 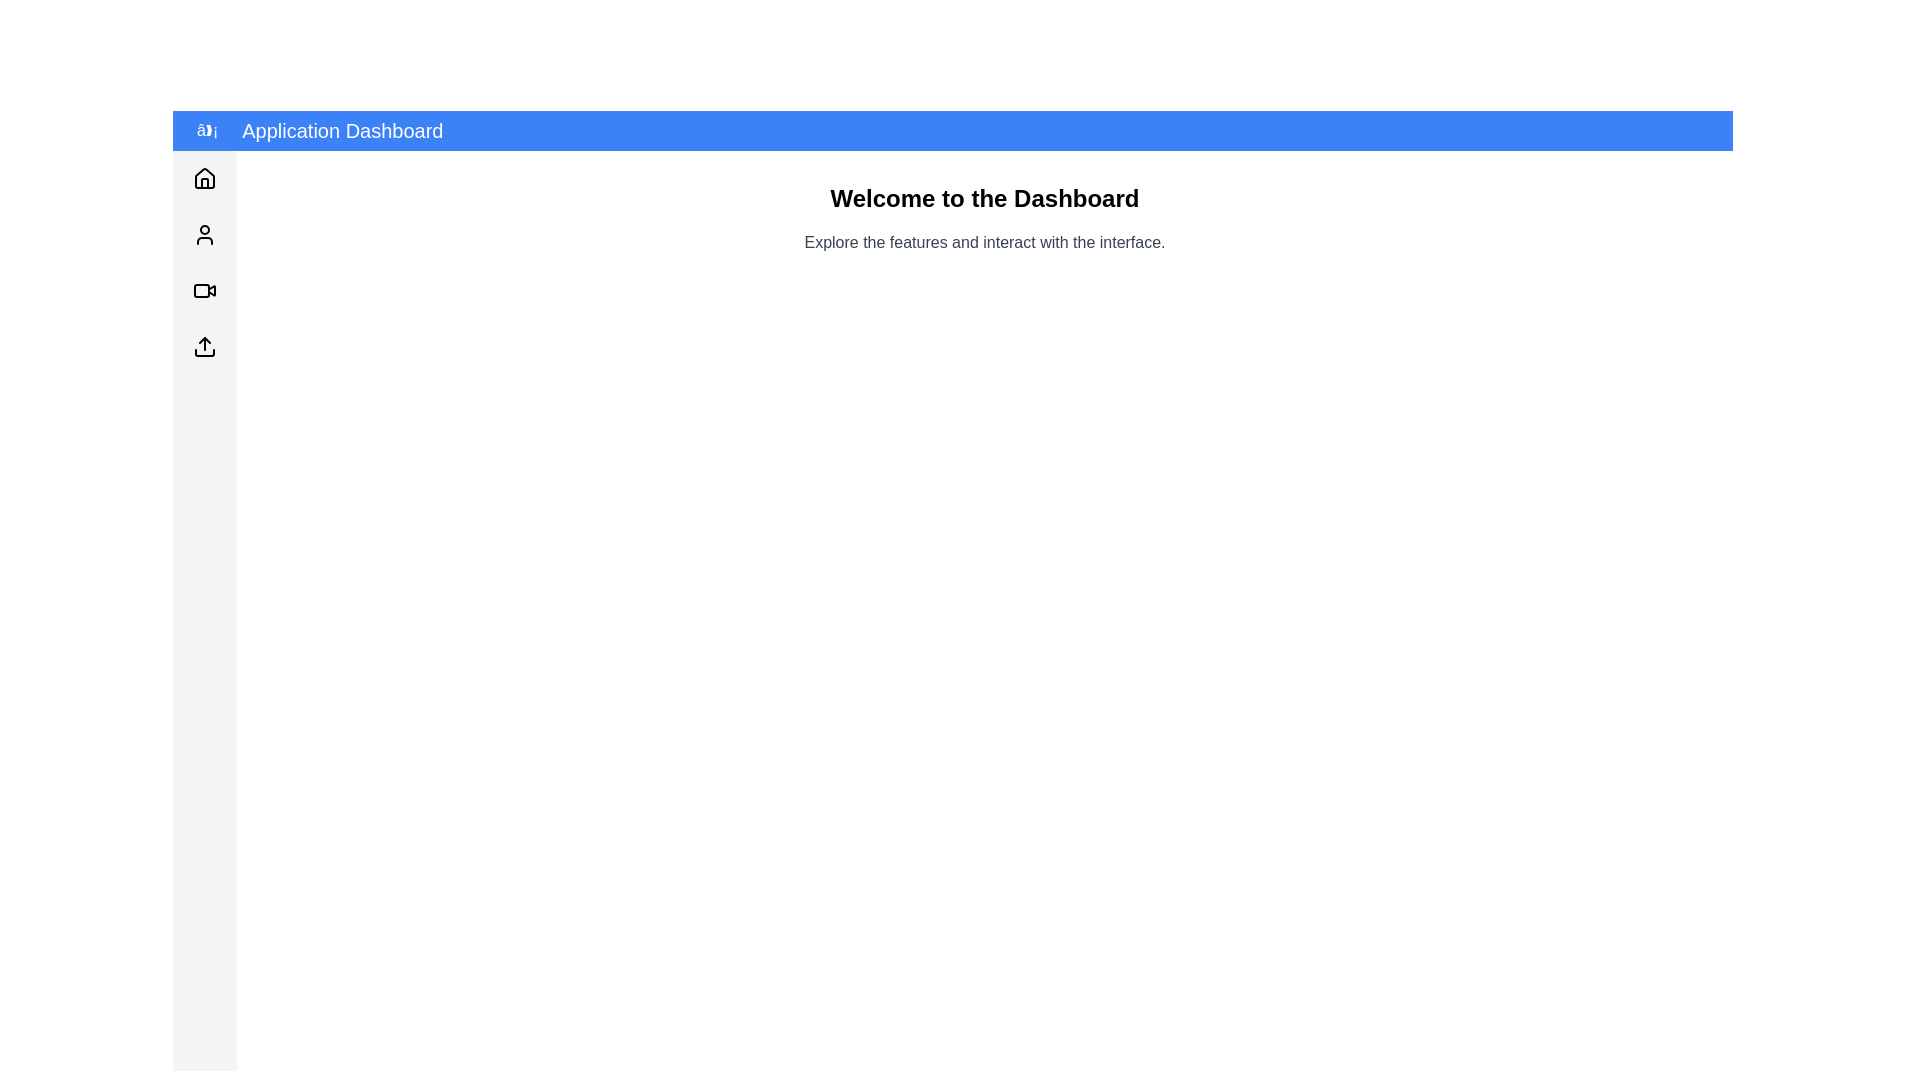 What do you see at coordinates (205, 234) in the screenshot?
I see `the user profile SVG icon in the sidebar` at bounding box center [205, 234].